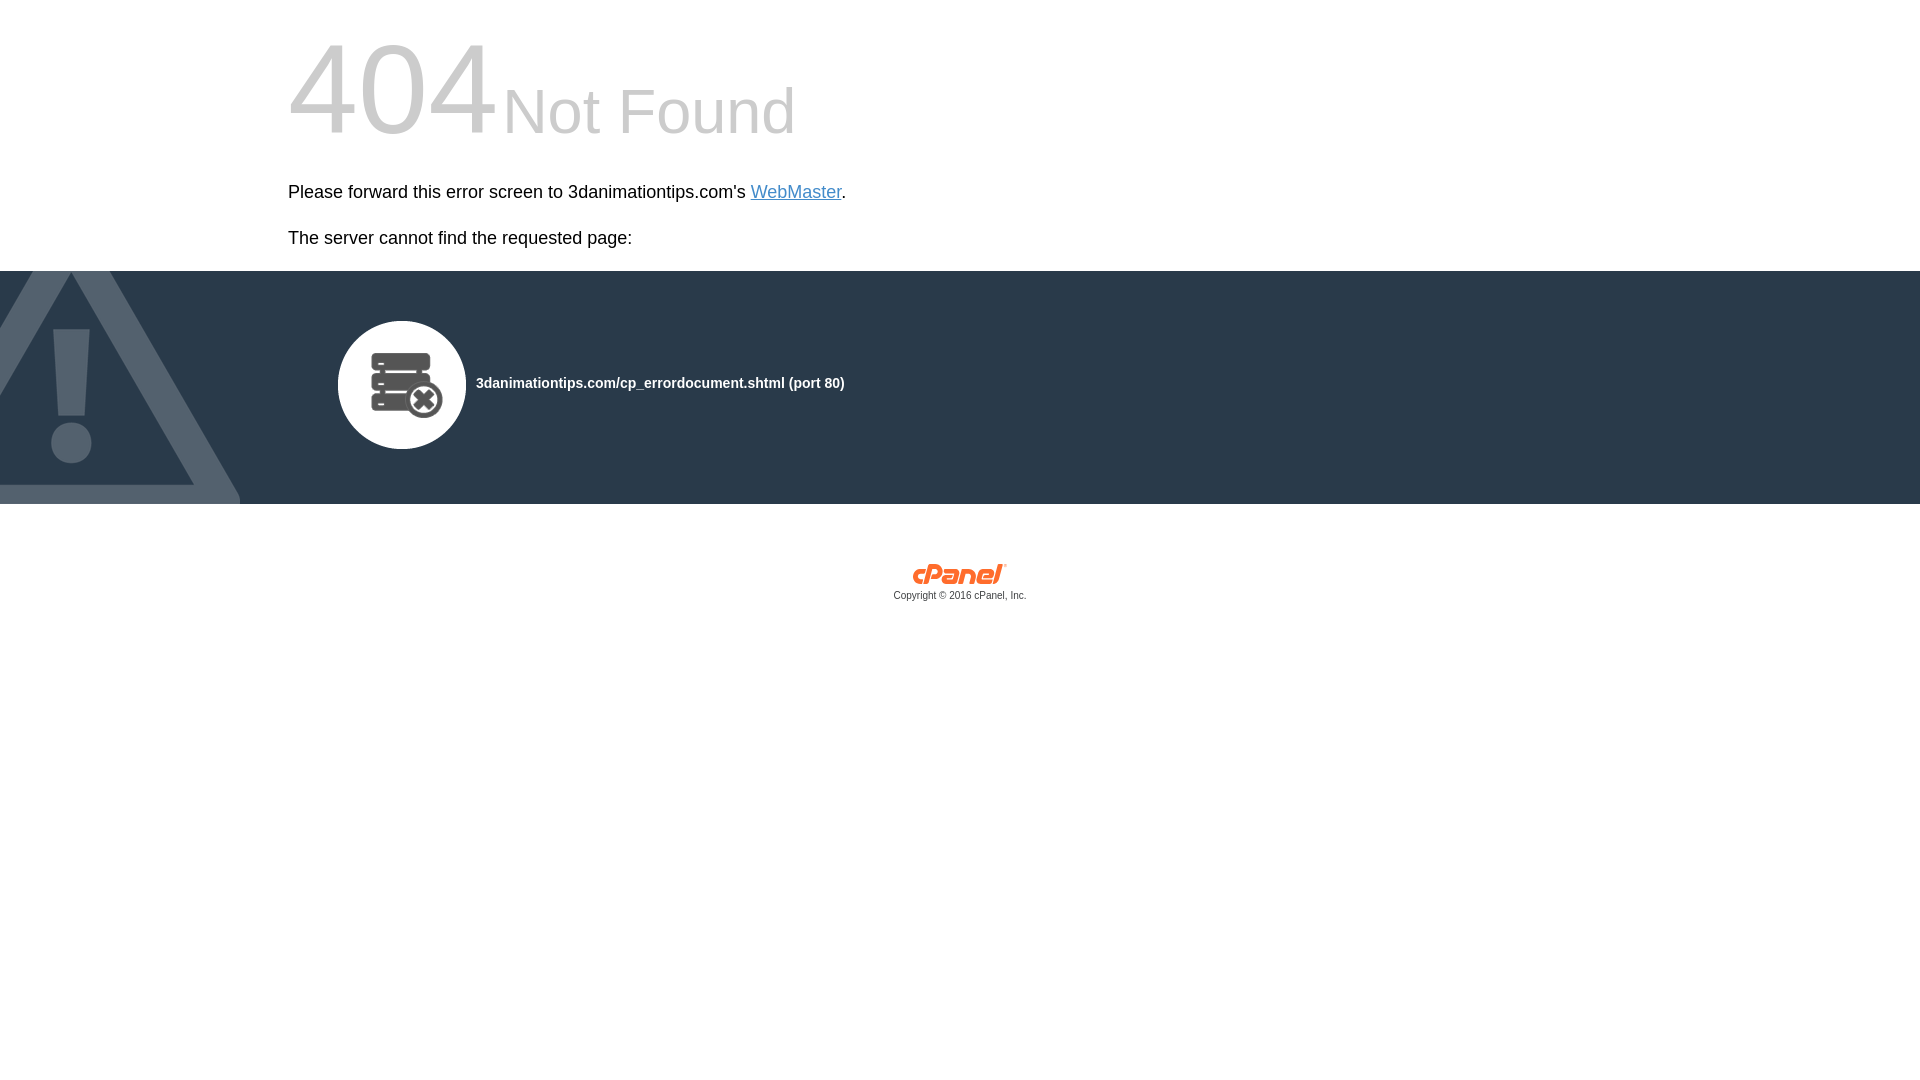 The image size is (1920, 1080). What do you see at coordinates (795, 192) in the screenshot?
I see `'WebMaster'` at bounding box center [795, 192].